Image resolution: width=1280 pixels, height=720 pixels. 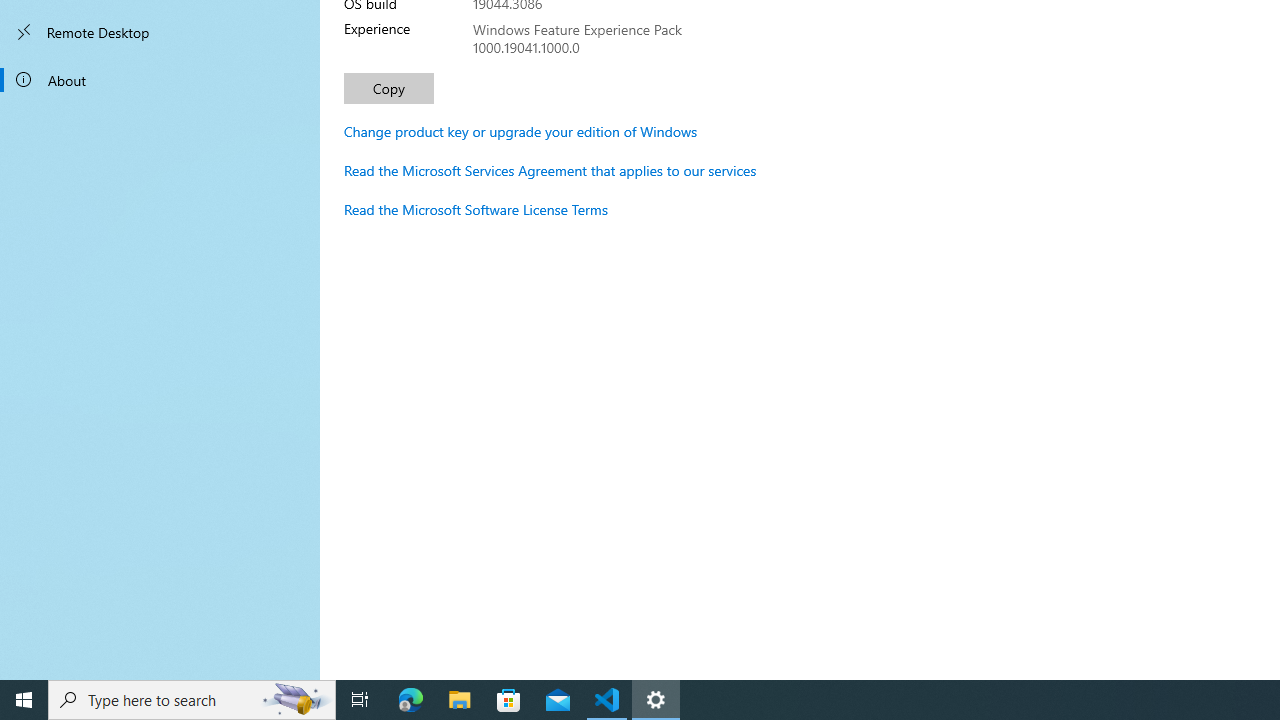 I want to click on 'Copy', so click(x=389, y=87).